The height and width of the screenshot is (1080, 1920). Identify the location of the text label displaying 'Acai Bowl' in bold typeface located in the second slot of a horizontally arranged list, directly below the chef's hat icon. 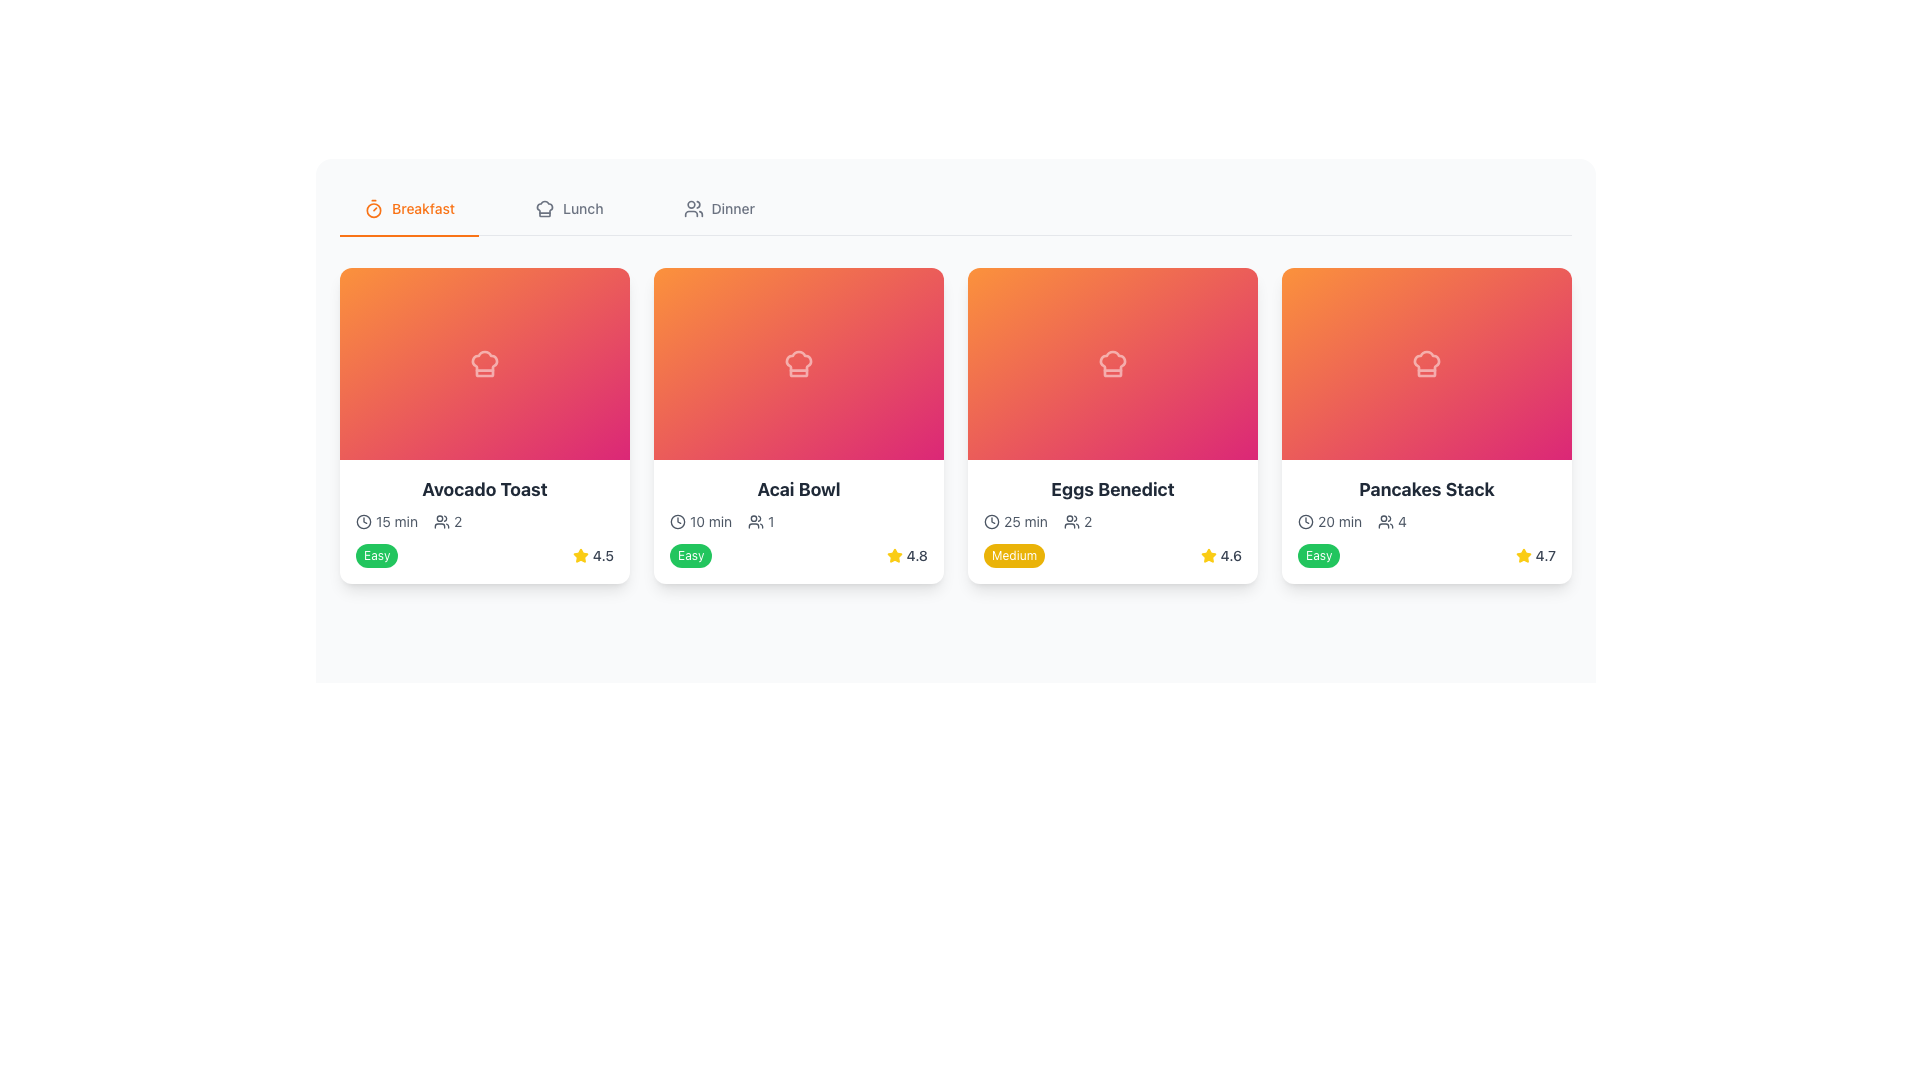
(797, 489).